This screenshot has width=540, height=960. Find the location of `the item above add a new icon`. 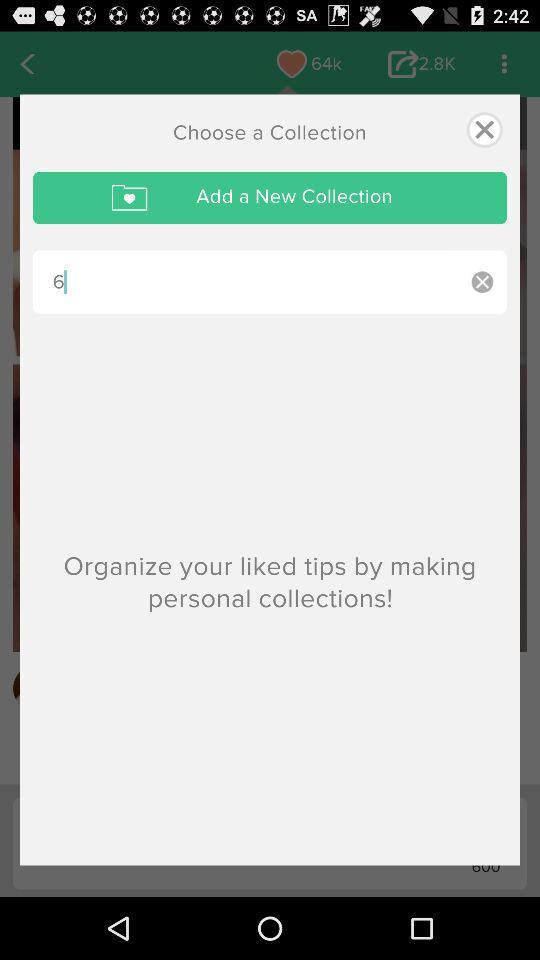

the item above add a new icon is located at coordinates (483, 128).